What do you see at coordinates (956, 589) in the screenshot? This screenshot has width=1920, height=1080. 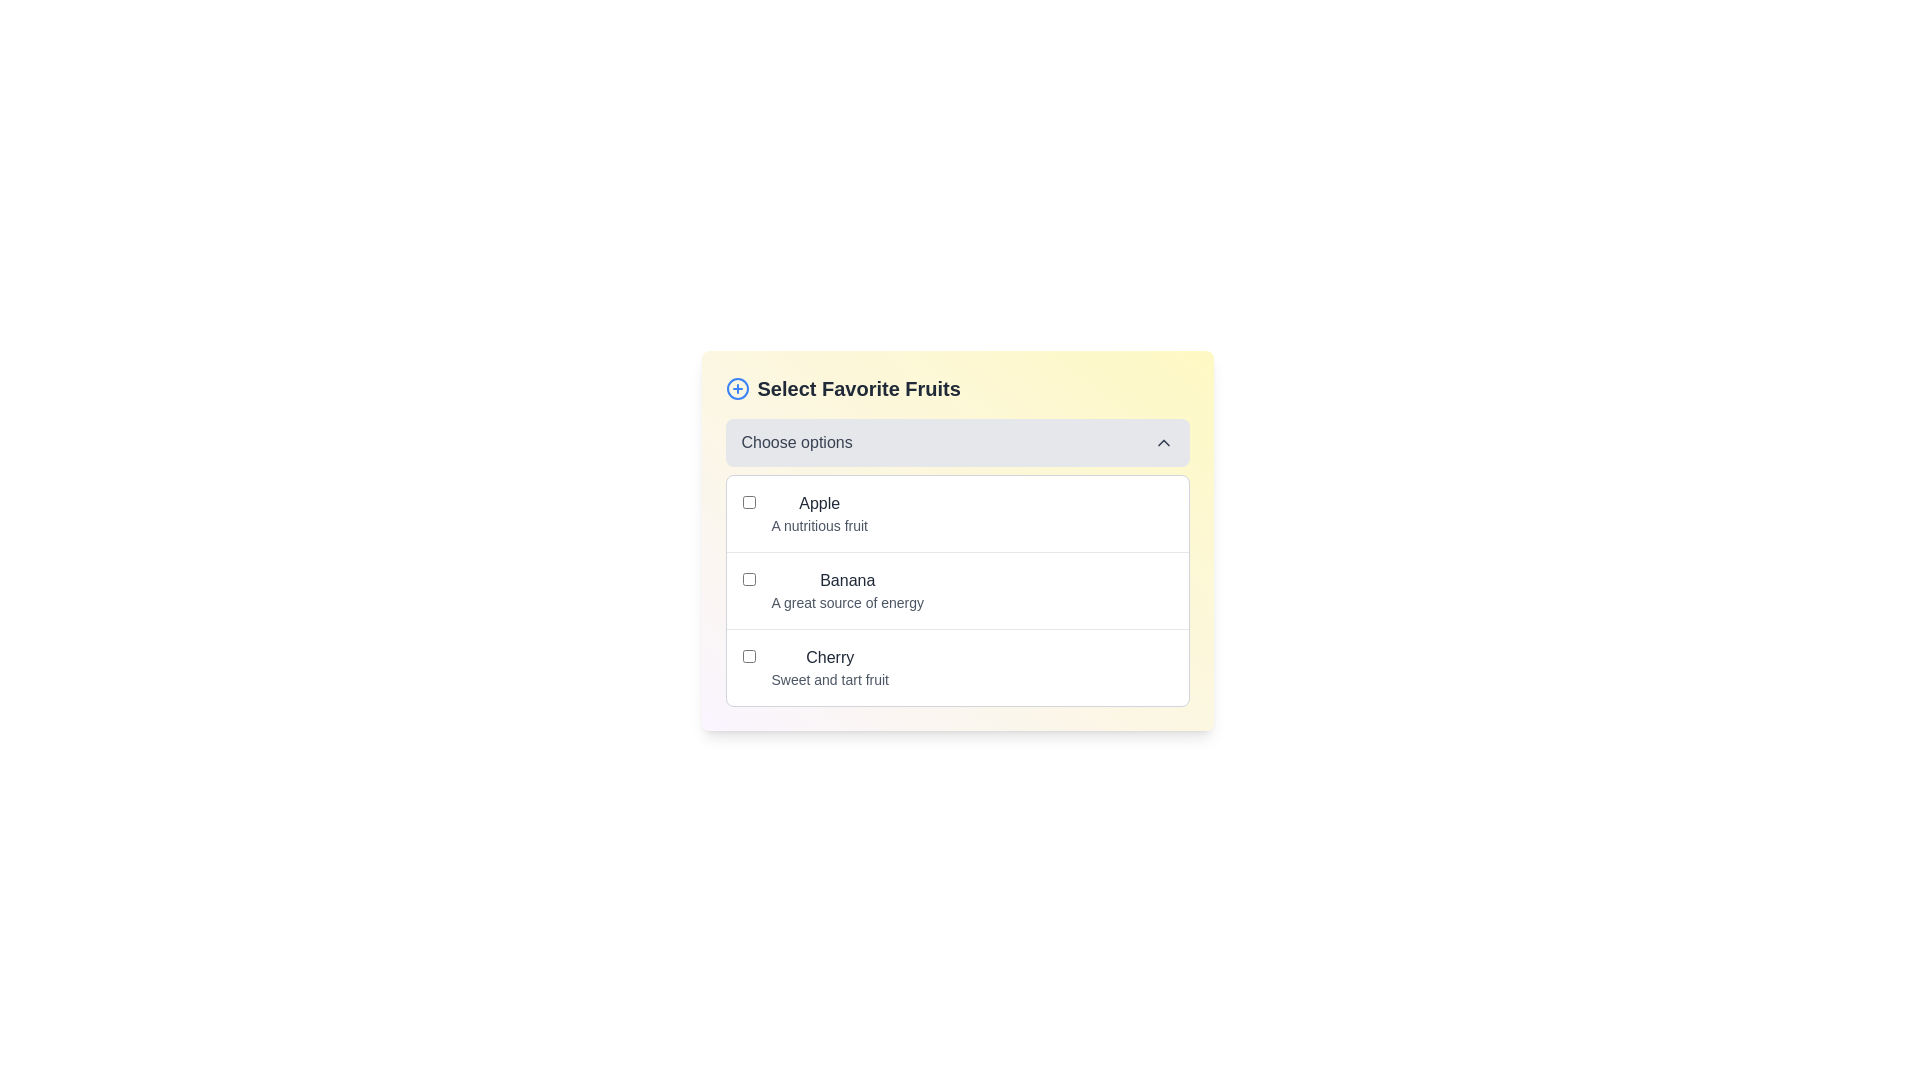 I see `the second list item with a checkbox, which is styled with a light background and is positioned between the items 'Apple' and 'Cherry'` at bounding box center [956, 589].